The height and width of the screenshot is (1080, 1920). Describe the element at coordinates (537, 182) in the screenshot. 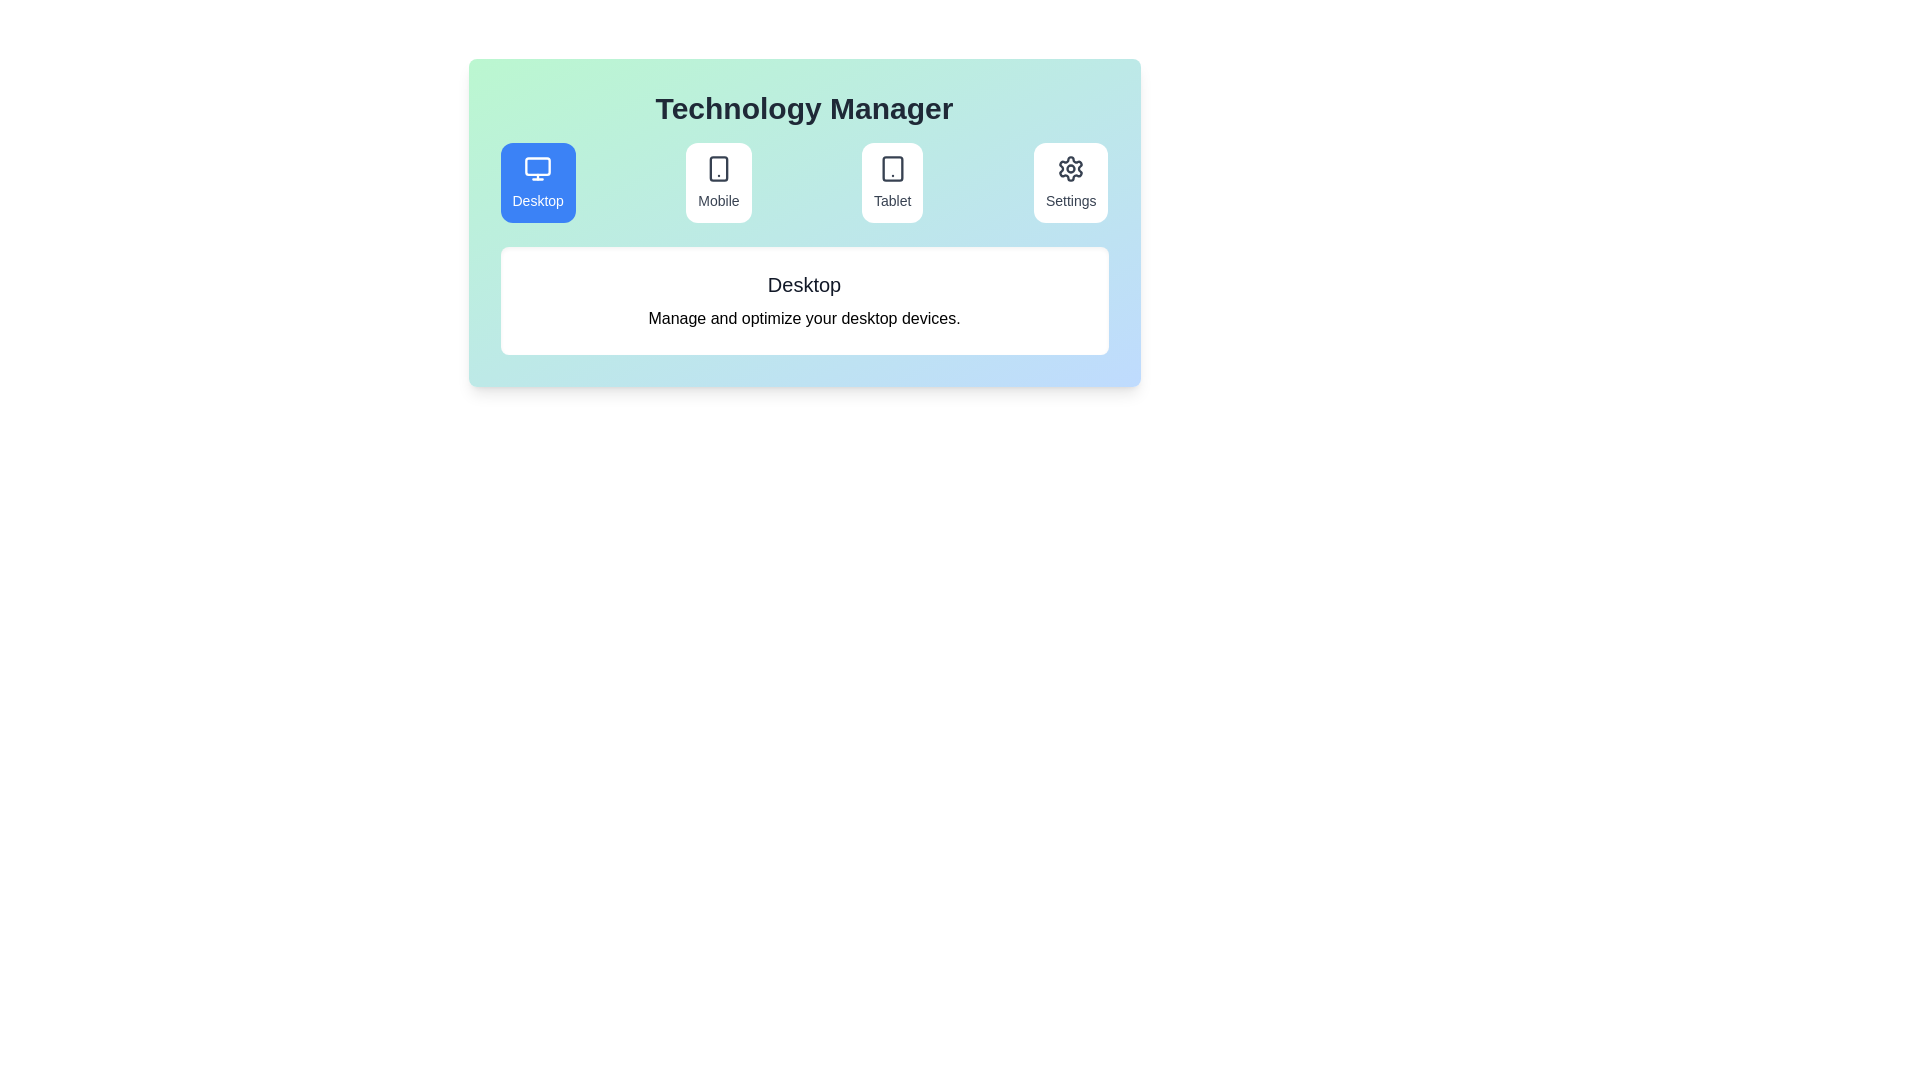

I see `the Desktop tab to switch to its section` at that location.